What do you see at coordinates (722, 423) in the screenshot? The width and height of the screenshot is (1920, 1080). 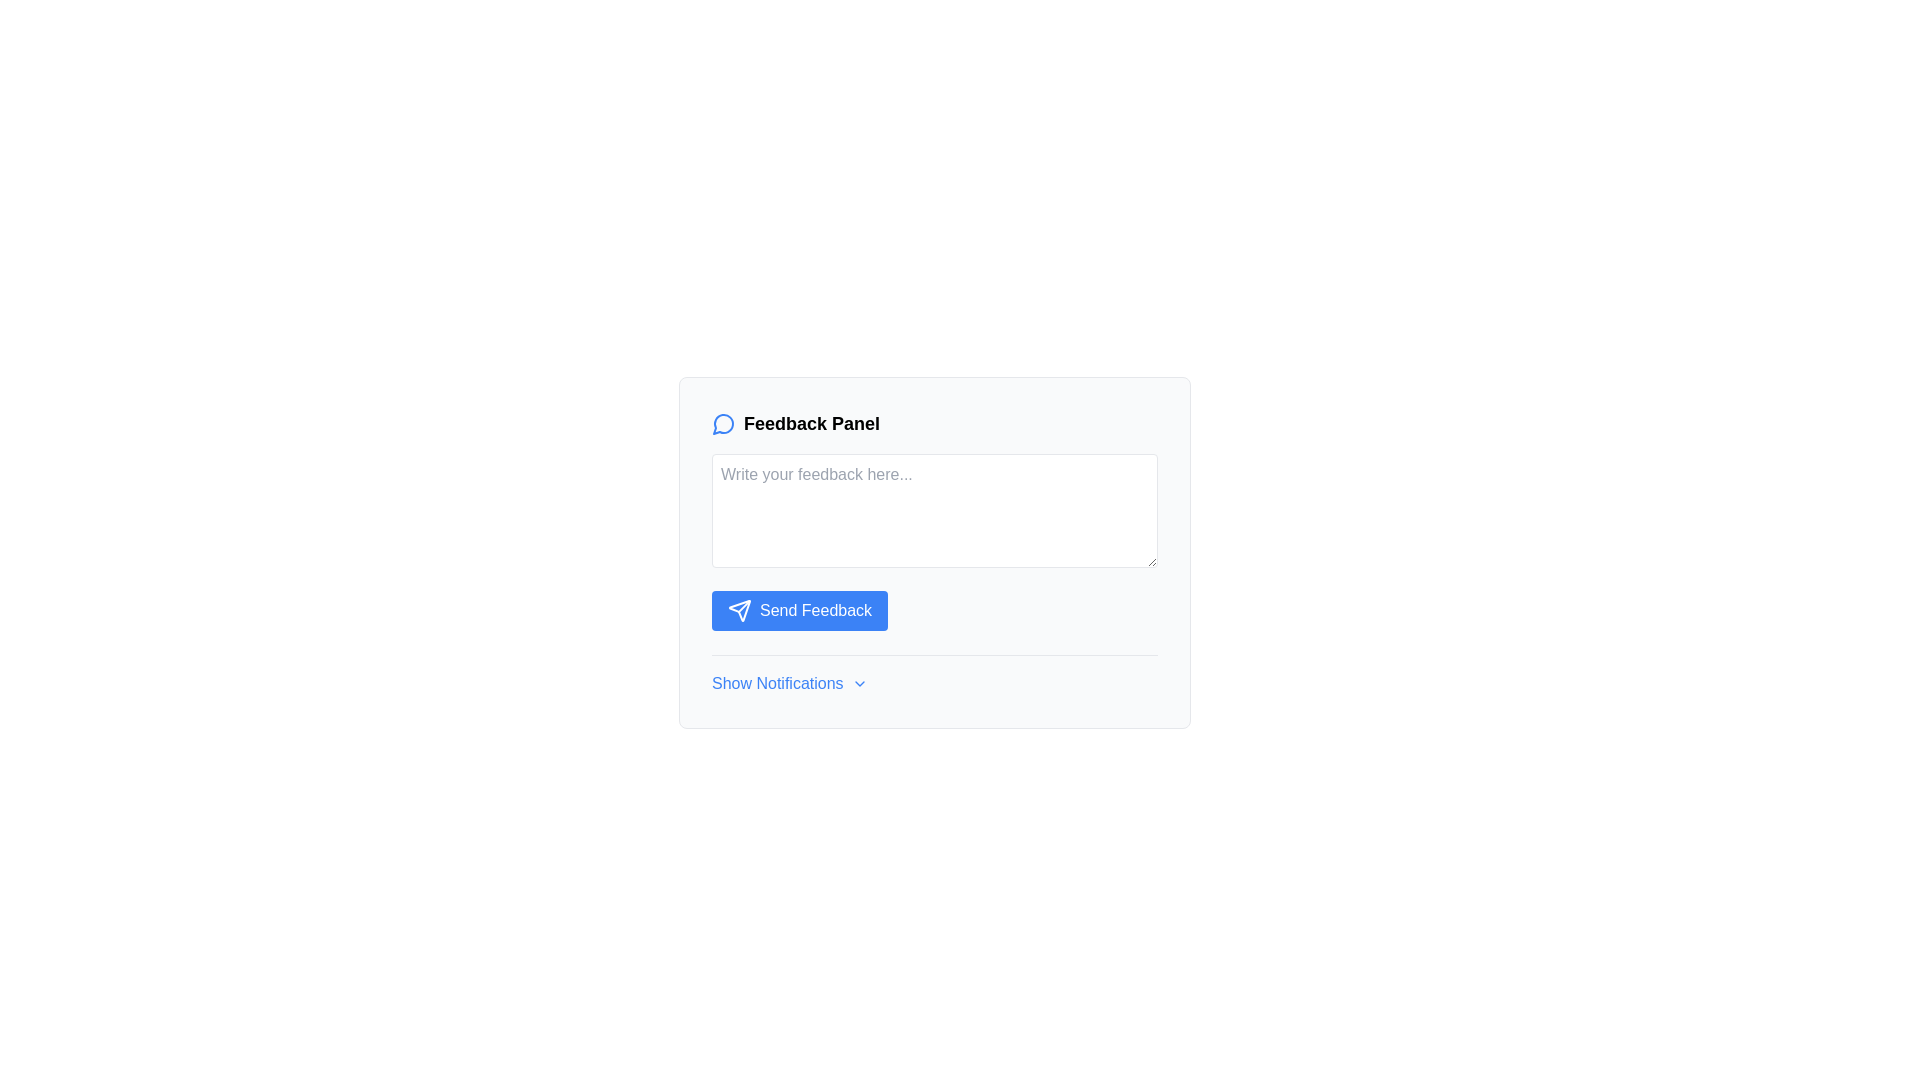 I see `the speech bubble icon, which is a circular shape with a tail-like protrusion, located in the top-left corner of the feedback panel above the input field` at bounding box center [722, 423].